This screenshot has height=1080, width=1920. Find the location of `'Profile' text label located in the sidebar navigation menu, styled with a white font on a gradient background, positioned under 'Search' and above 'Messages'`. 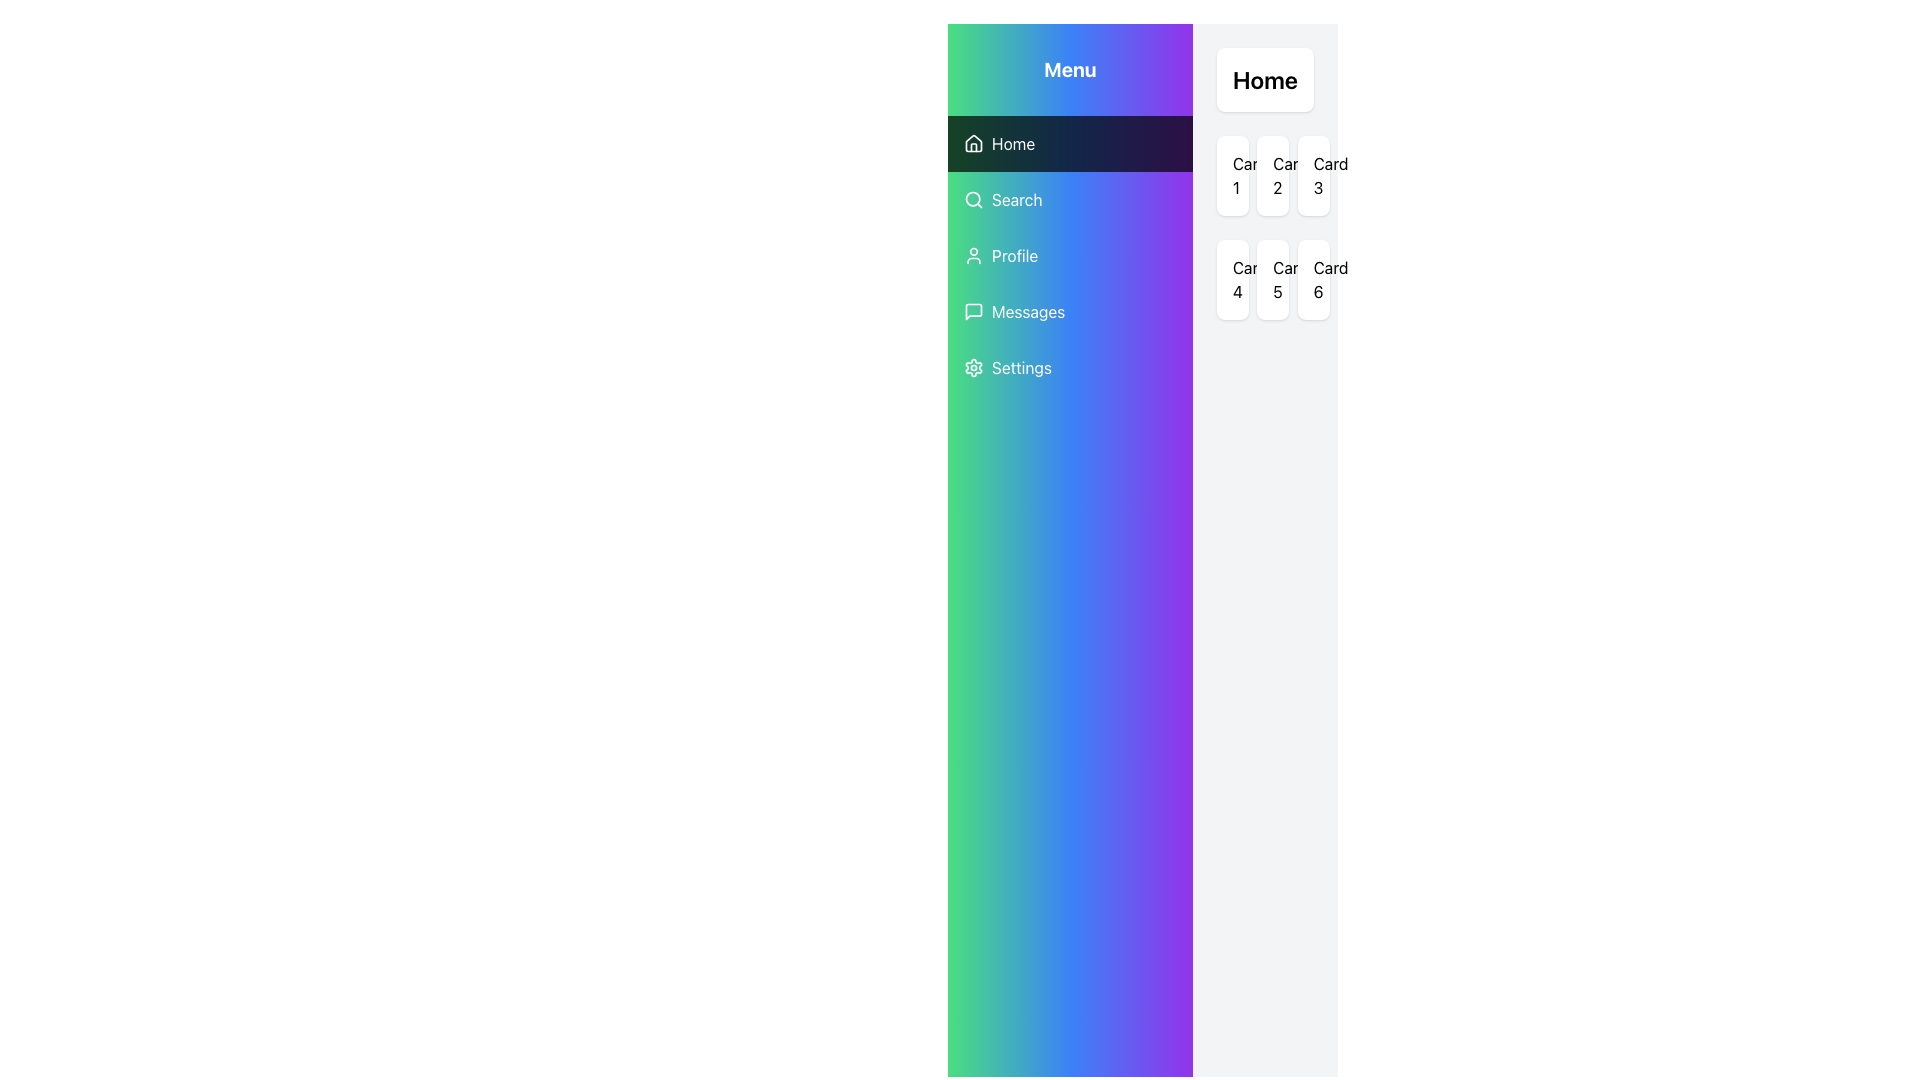

'Profile' text label located in the sidebar navigation menu, styled with a white font on a gradient background, positioned under 'Search' and above 'Messages' is located at coordinates (1015, 254).